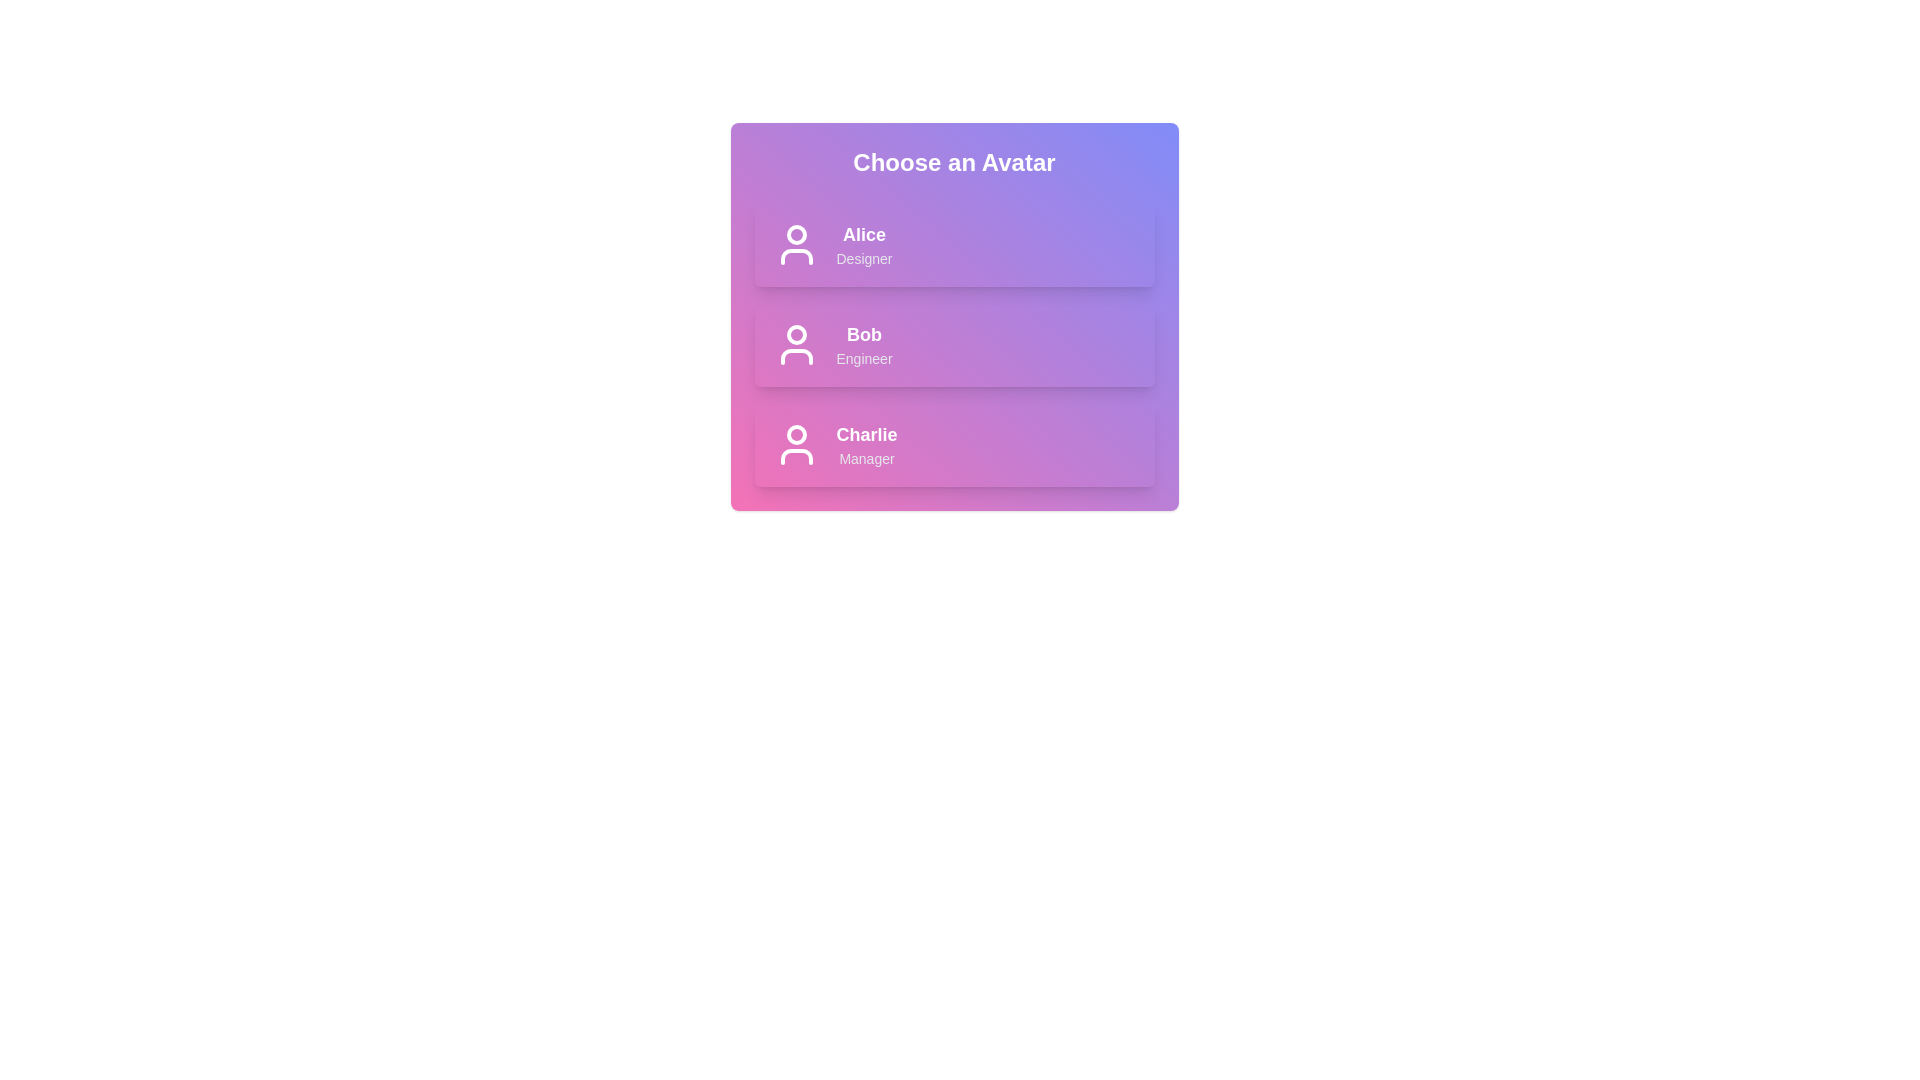 This screenshot has width=1920, height=1080. What do you see at coordinates (953, 343) in the screenshot?
I see `the user selection card for 'Bob', which is the second card in a vertical list of three, positioned between 'Alice - Designer' and 'Charlie - Manager'` at bounding box center [953, 343].